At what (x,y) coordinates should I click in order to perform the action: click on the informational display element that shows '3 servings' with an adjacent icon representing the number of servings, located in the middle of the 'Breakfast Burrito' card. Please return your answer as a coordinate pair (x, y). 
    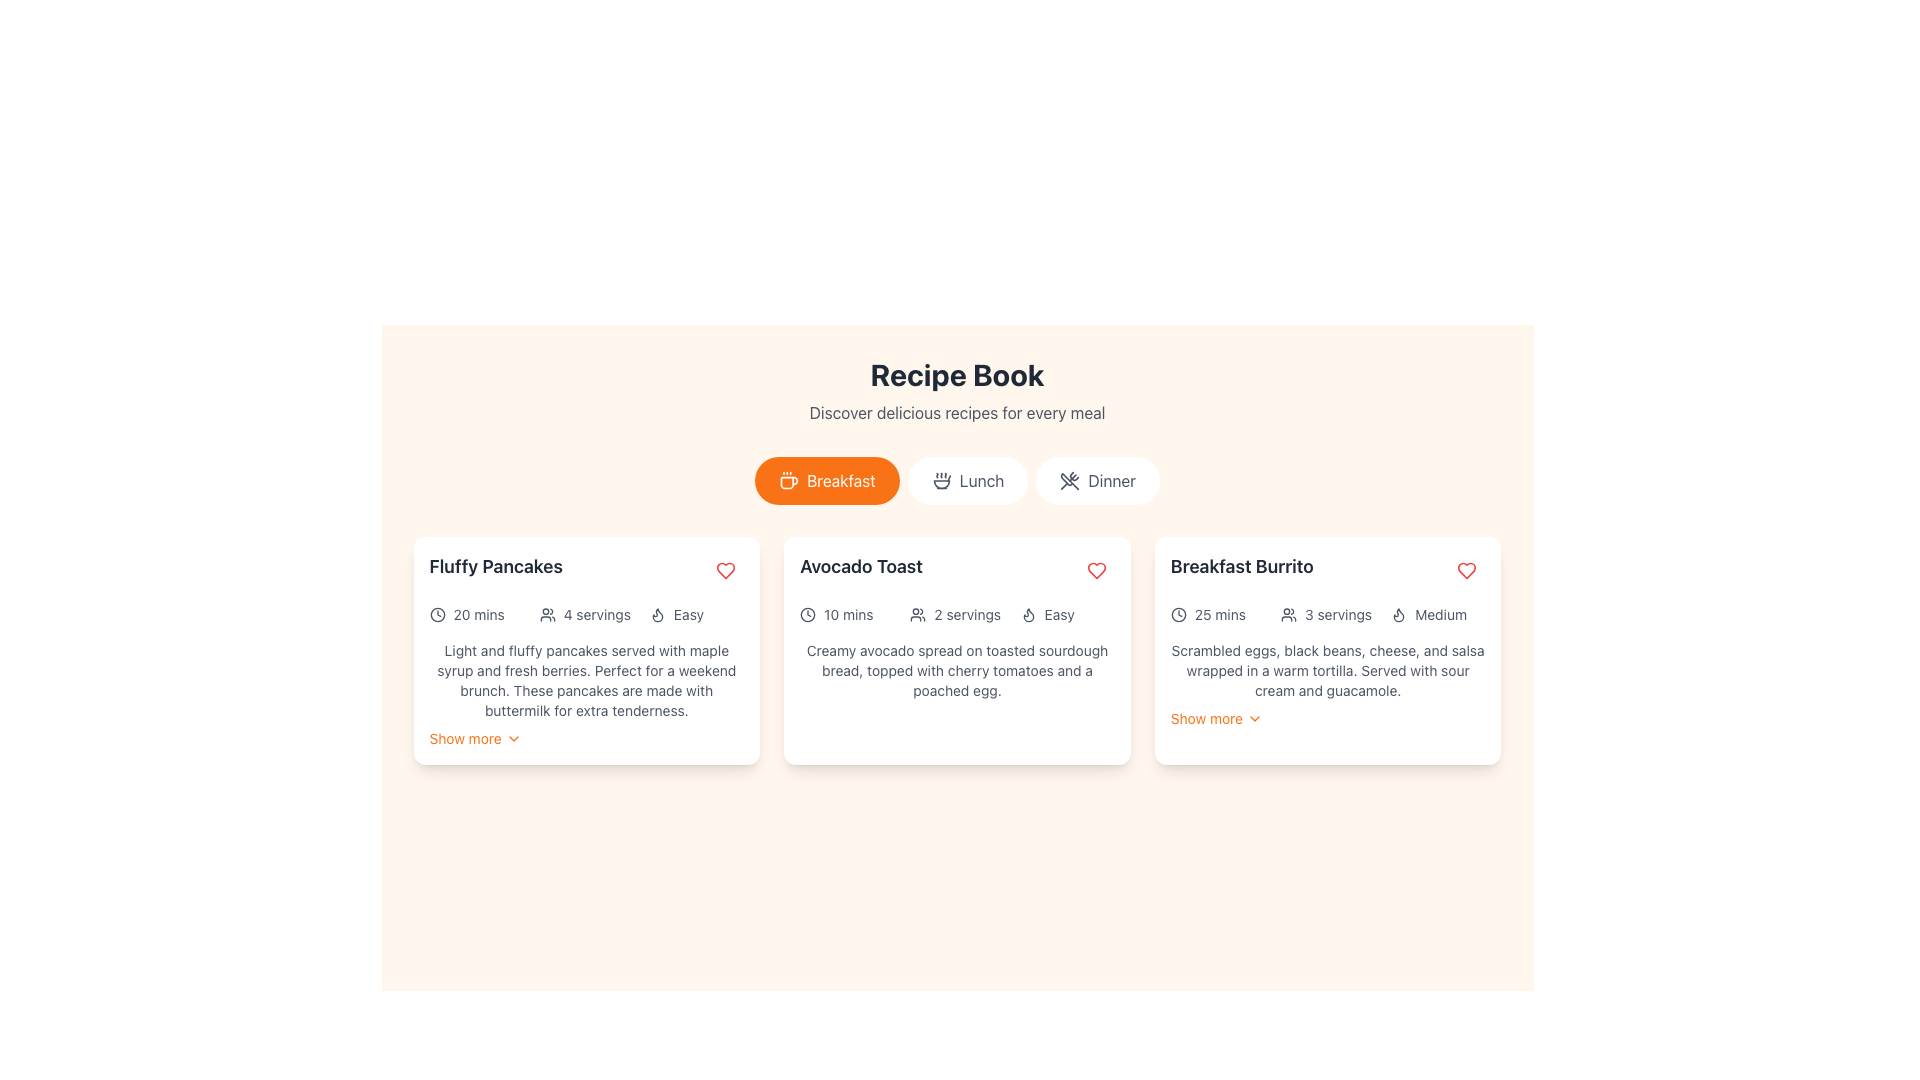
    Looking at the image, I should click on (1328, 613).